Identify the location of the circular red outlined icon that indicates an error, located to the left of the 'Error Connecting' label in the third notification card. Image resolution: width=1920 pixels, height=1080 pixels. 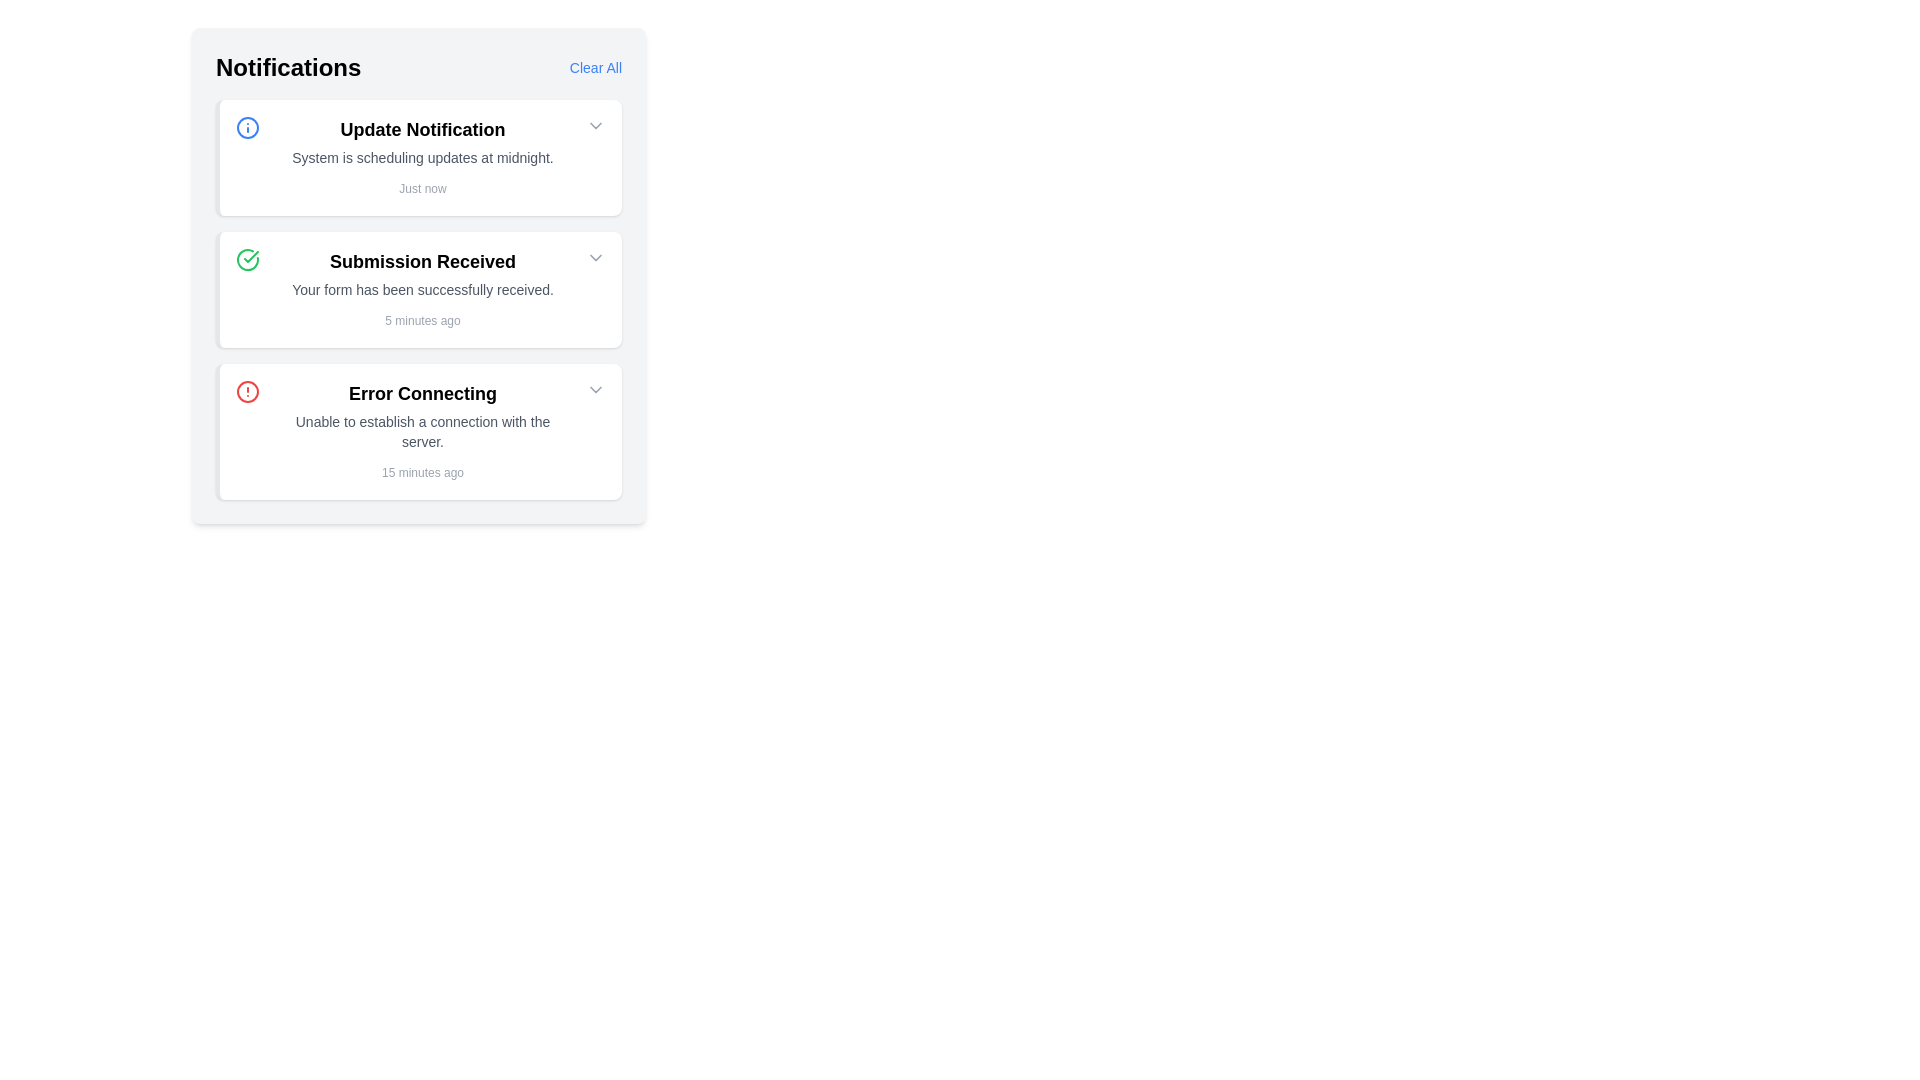
(247, 392).